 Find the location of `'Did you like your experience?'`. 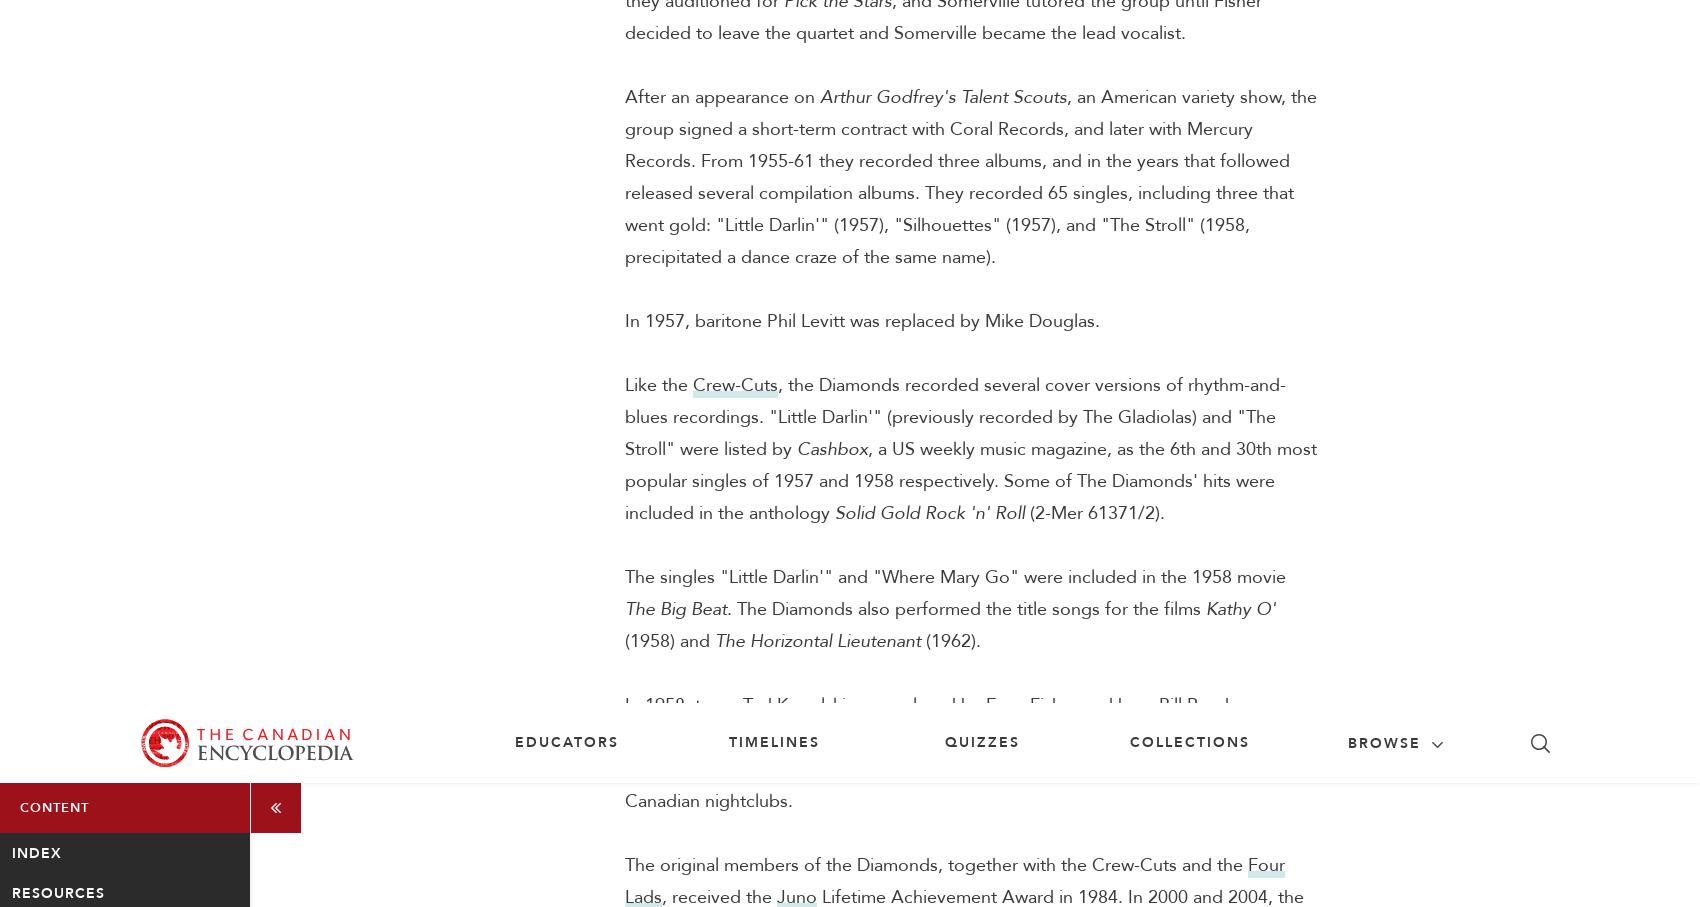

'Did you like your experience?' is located at coordinates (1208, 611).